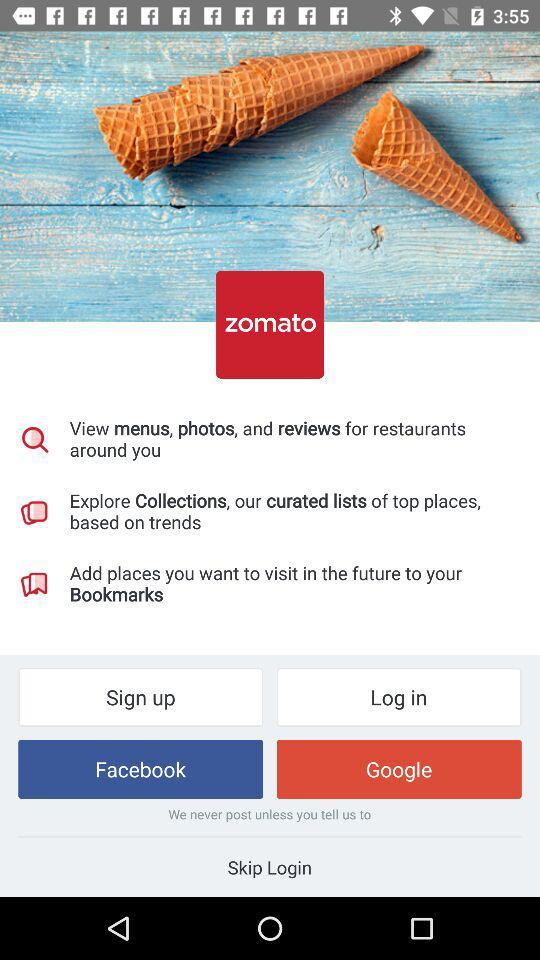 The height and width of the screenshot is (960, 540). What do you see at coordinates (139, 768) in the screenshot?
I see `icon above we never post icon` at bounding box center [139, 768].